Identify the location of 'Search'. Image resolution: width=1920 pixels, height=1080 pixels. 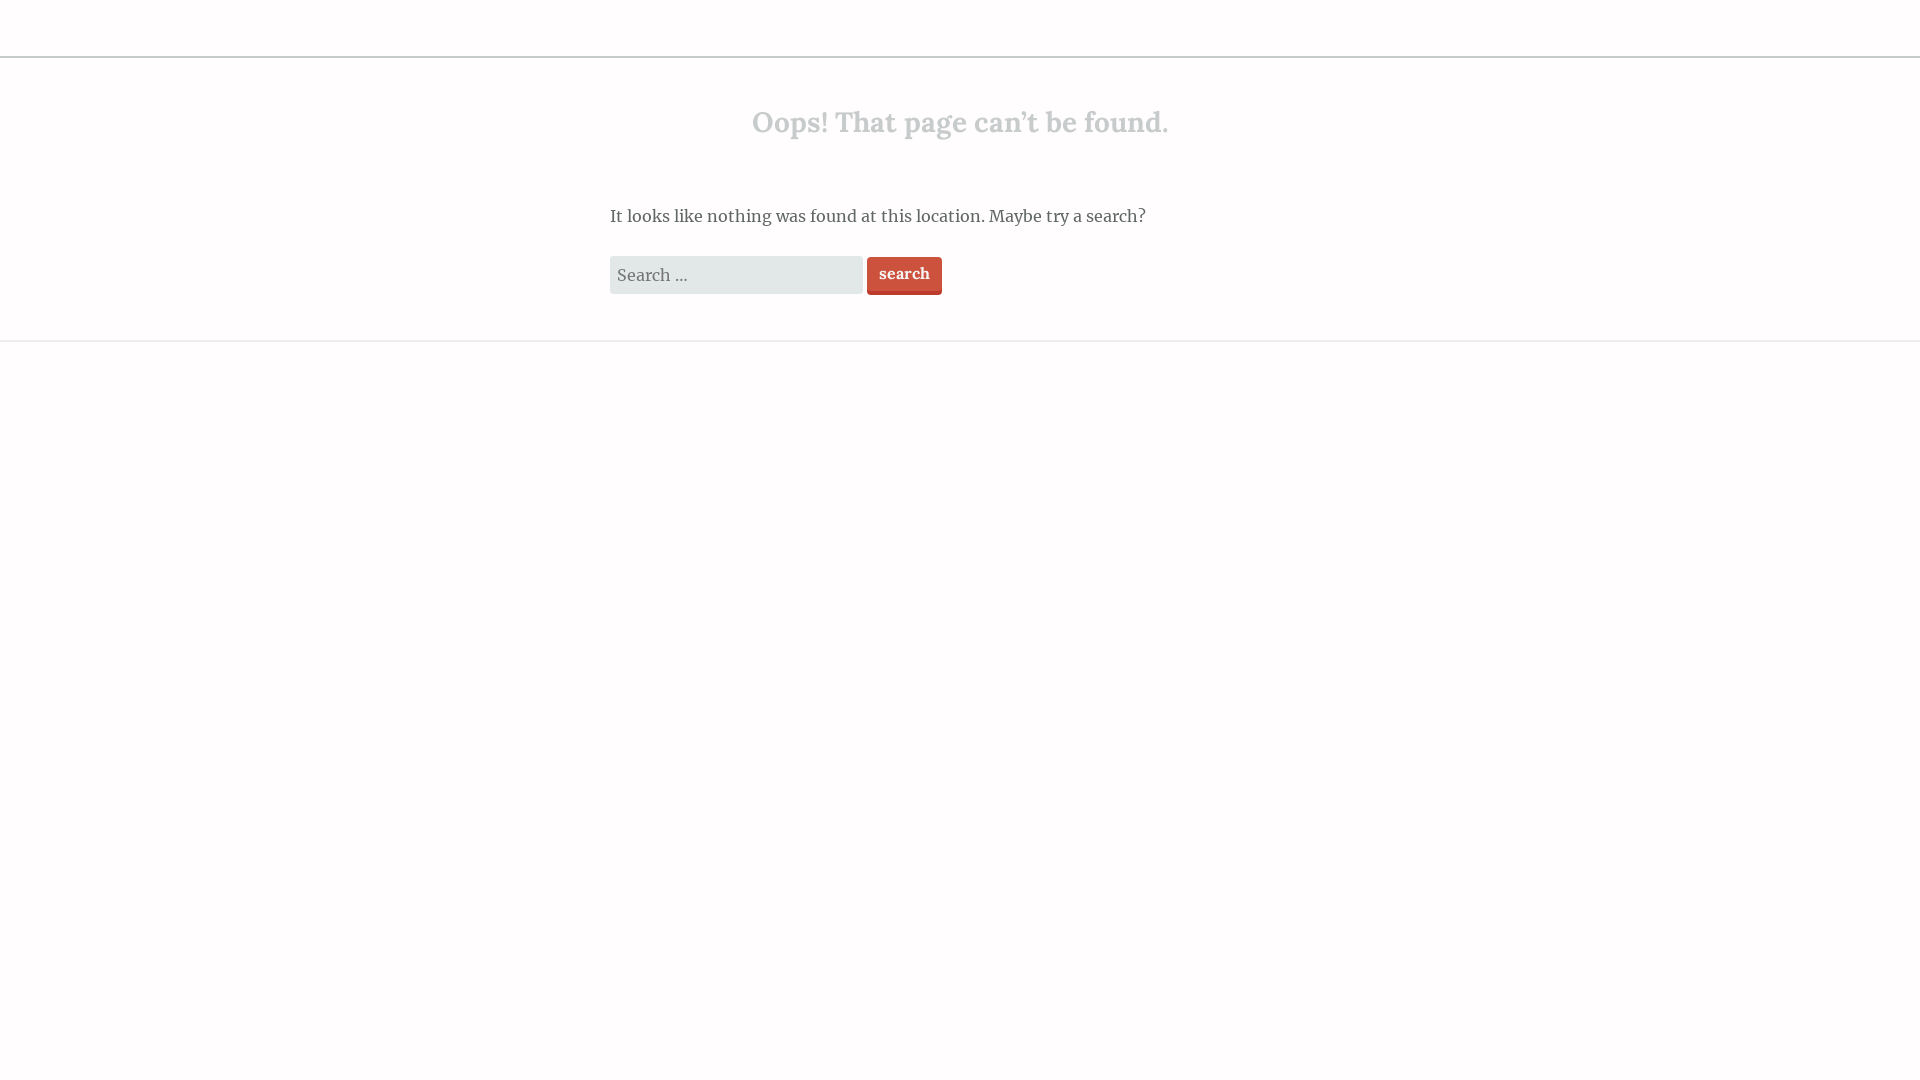
(903, 273).